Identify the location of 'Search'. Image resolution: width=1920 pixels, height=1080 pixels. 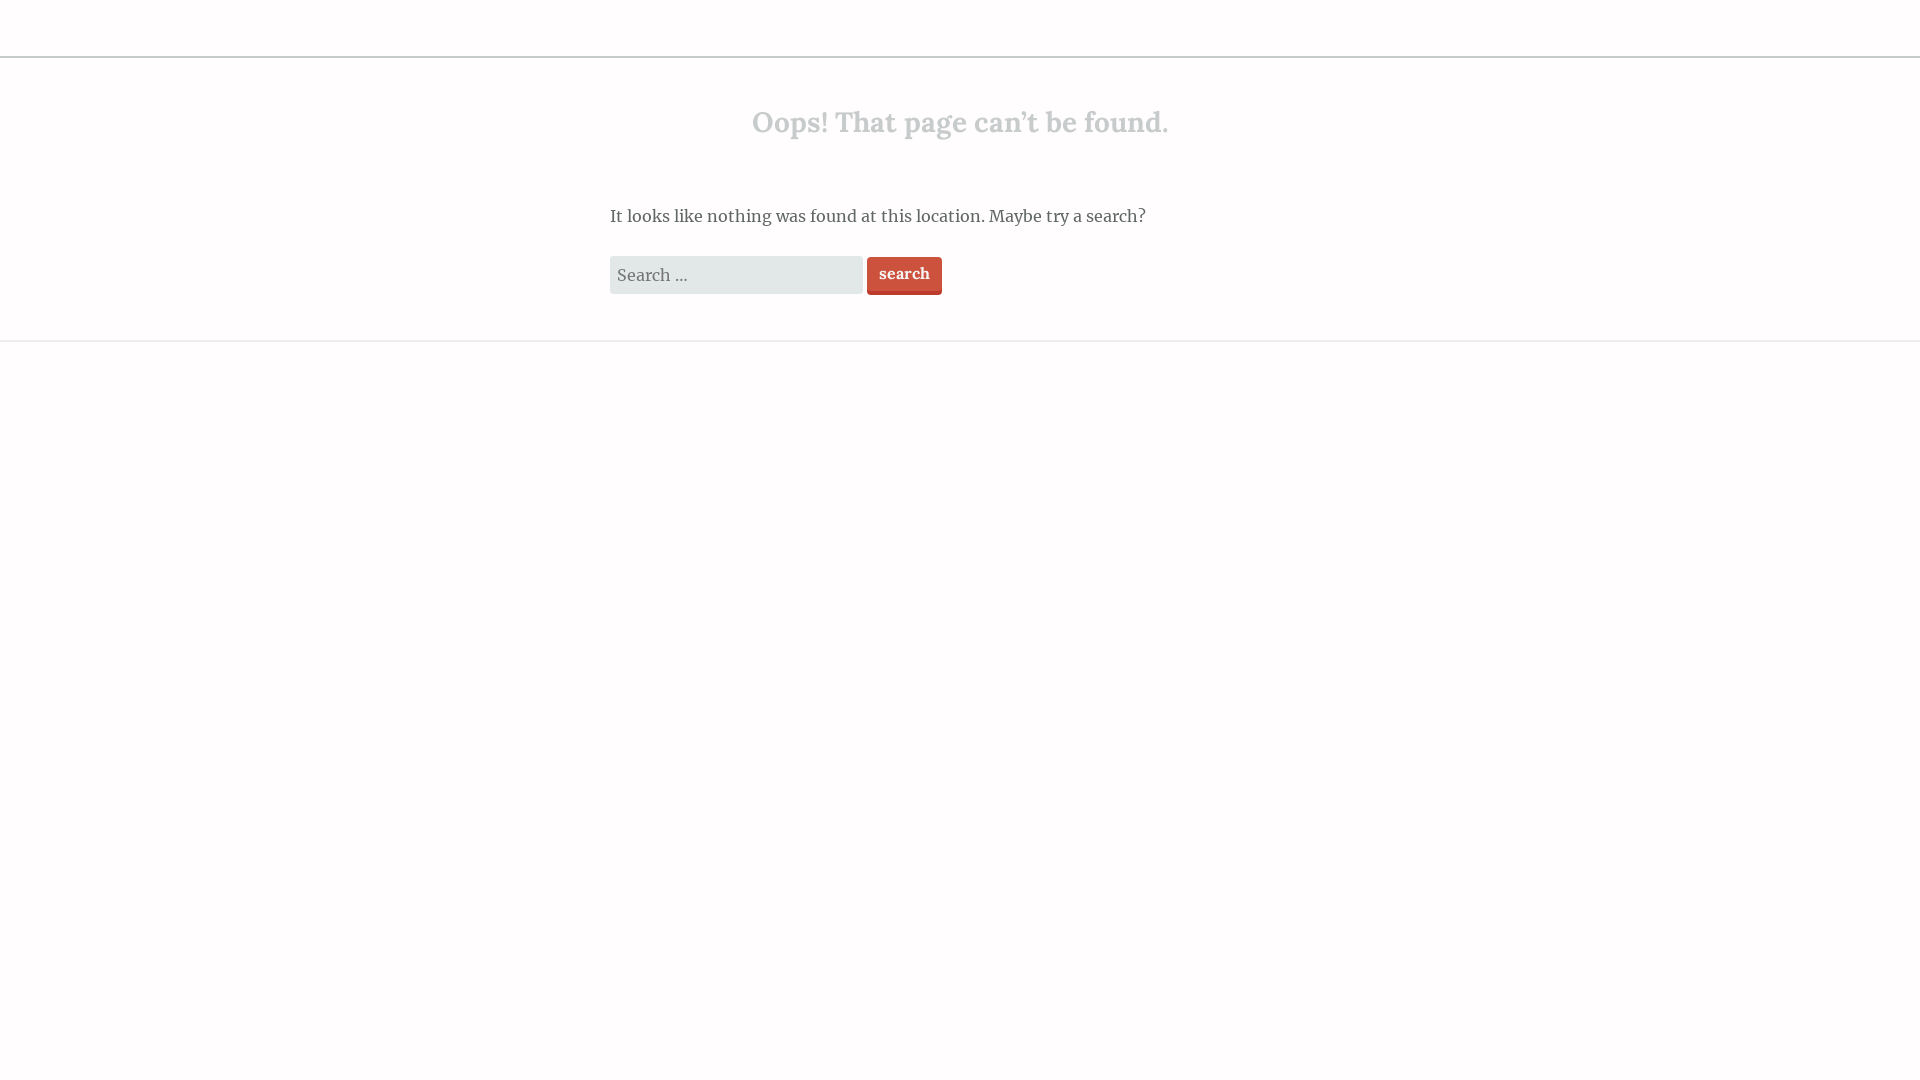
(903, 273).